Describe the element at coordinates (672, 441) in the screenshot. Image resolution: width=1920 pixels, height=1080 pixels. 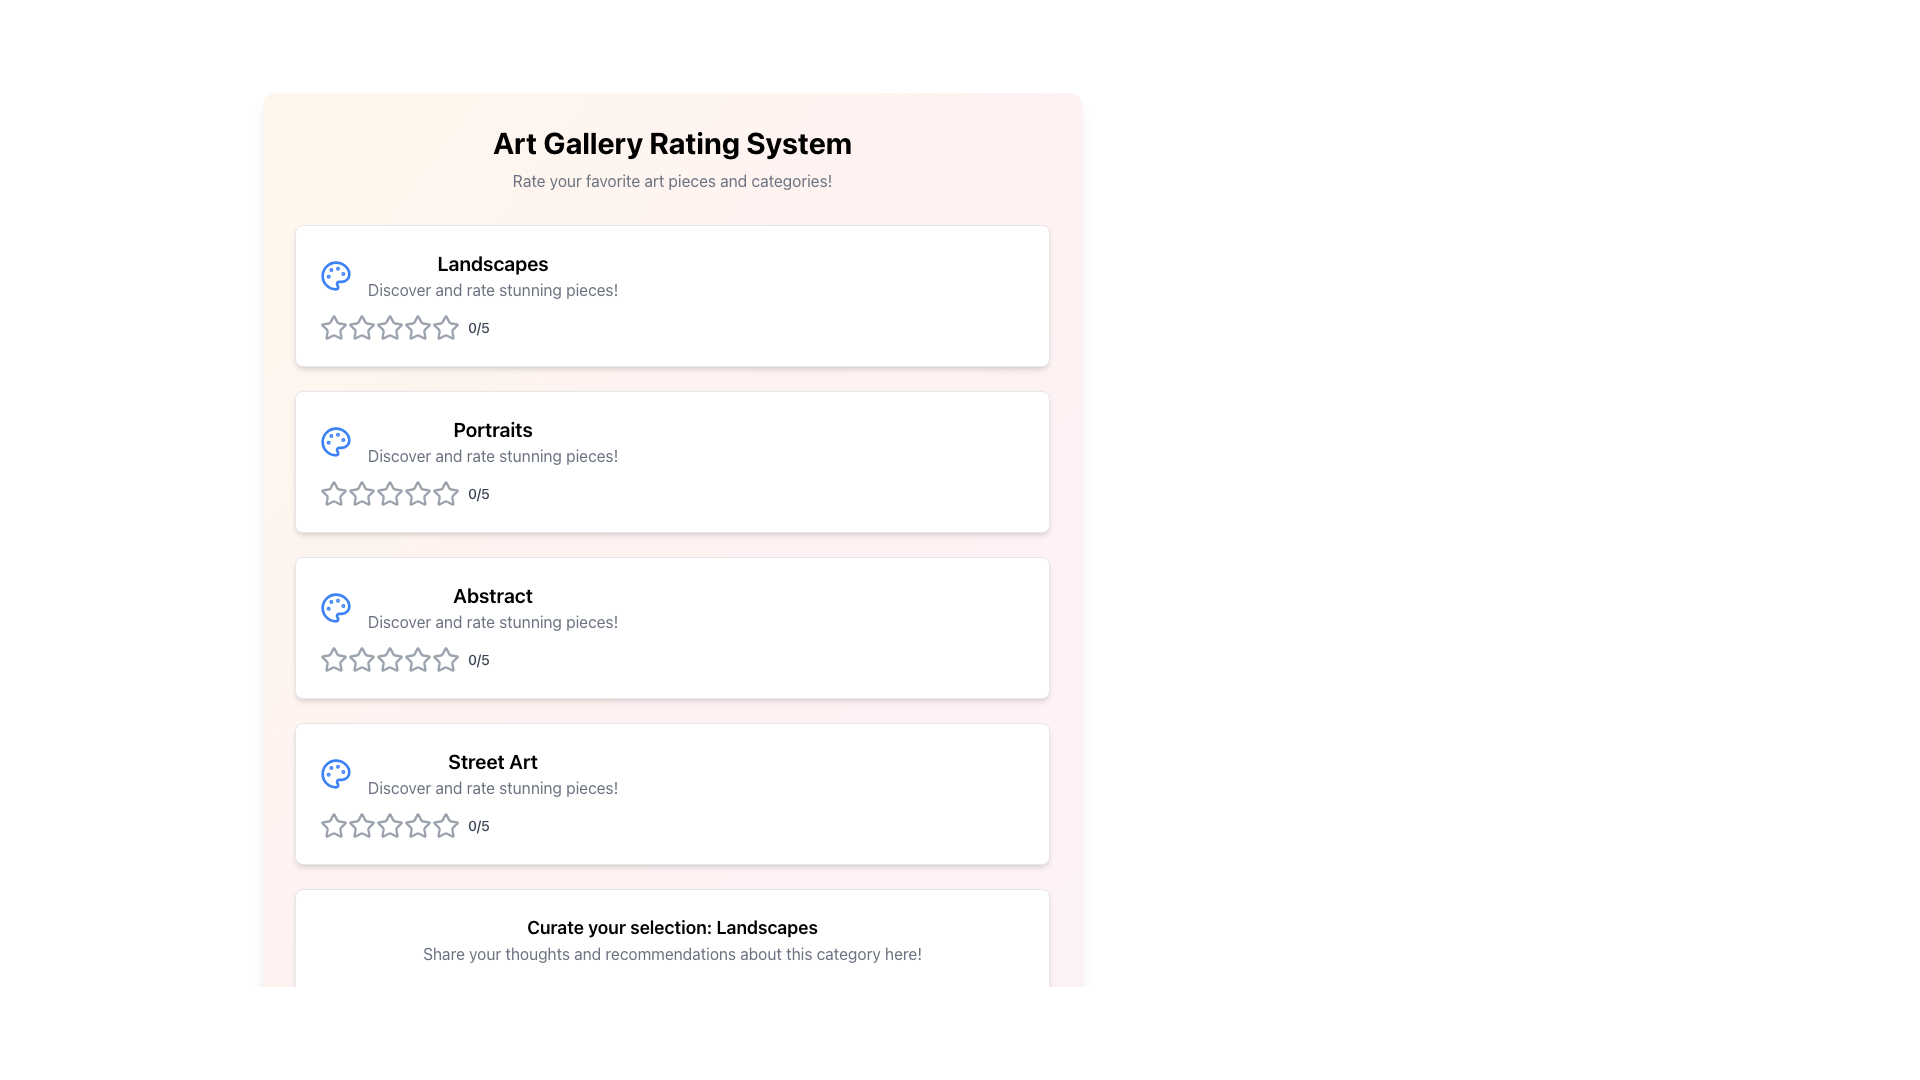
I see `the 'Portraits' category item, which is the second item in the list of categories, positioned below 'Landscapes' and above 'Abstract'` at that location.